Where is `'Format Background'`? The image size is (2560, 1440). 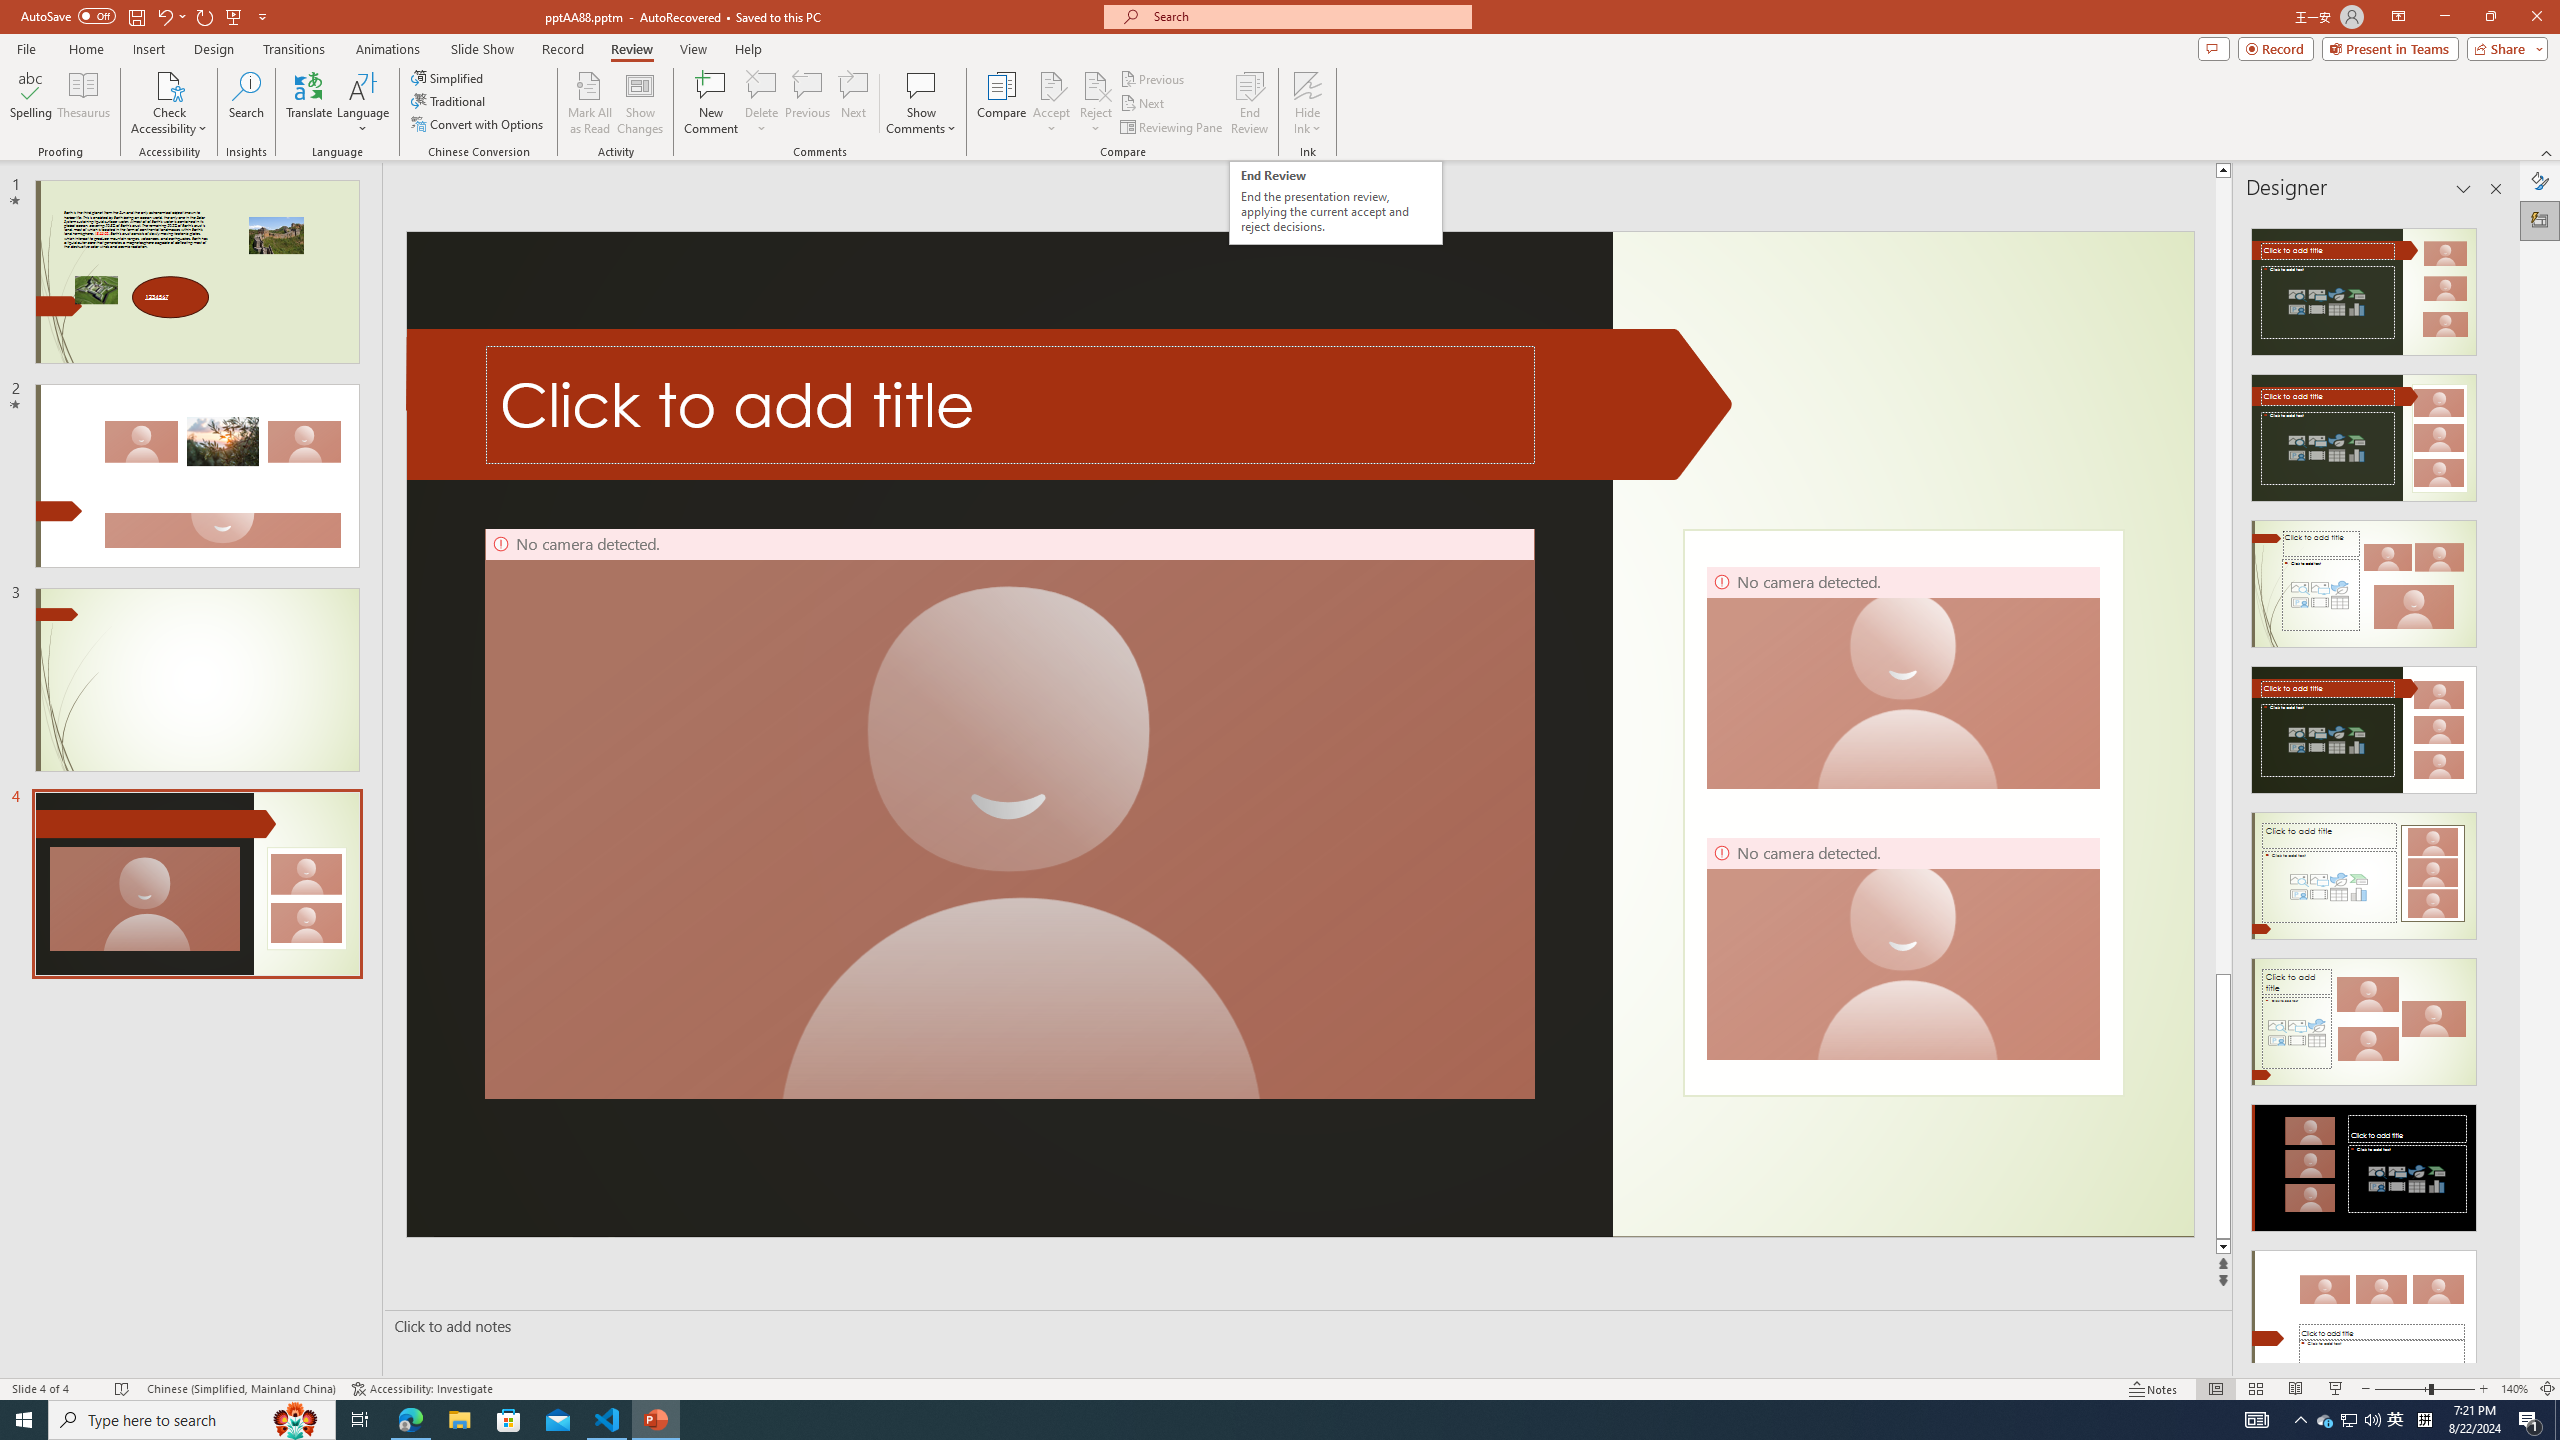
'Format Background' is located at coordinates (2539, 180).